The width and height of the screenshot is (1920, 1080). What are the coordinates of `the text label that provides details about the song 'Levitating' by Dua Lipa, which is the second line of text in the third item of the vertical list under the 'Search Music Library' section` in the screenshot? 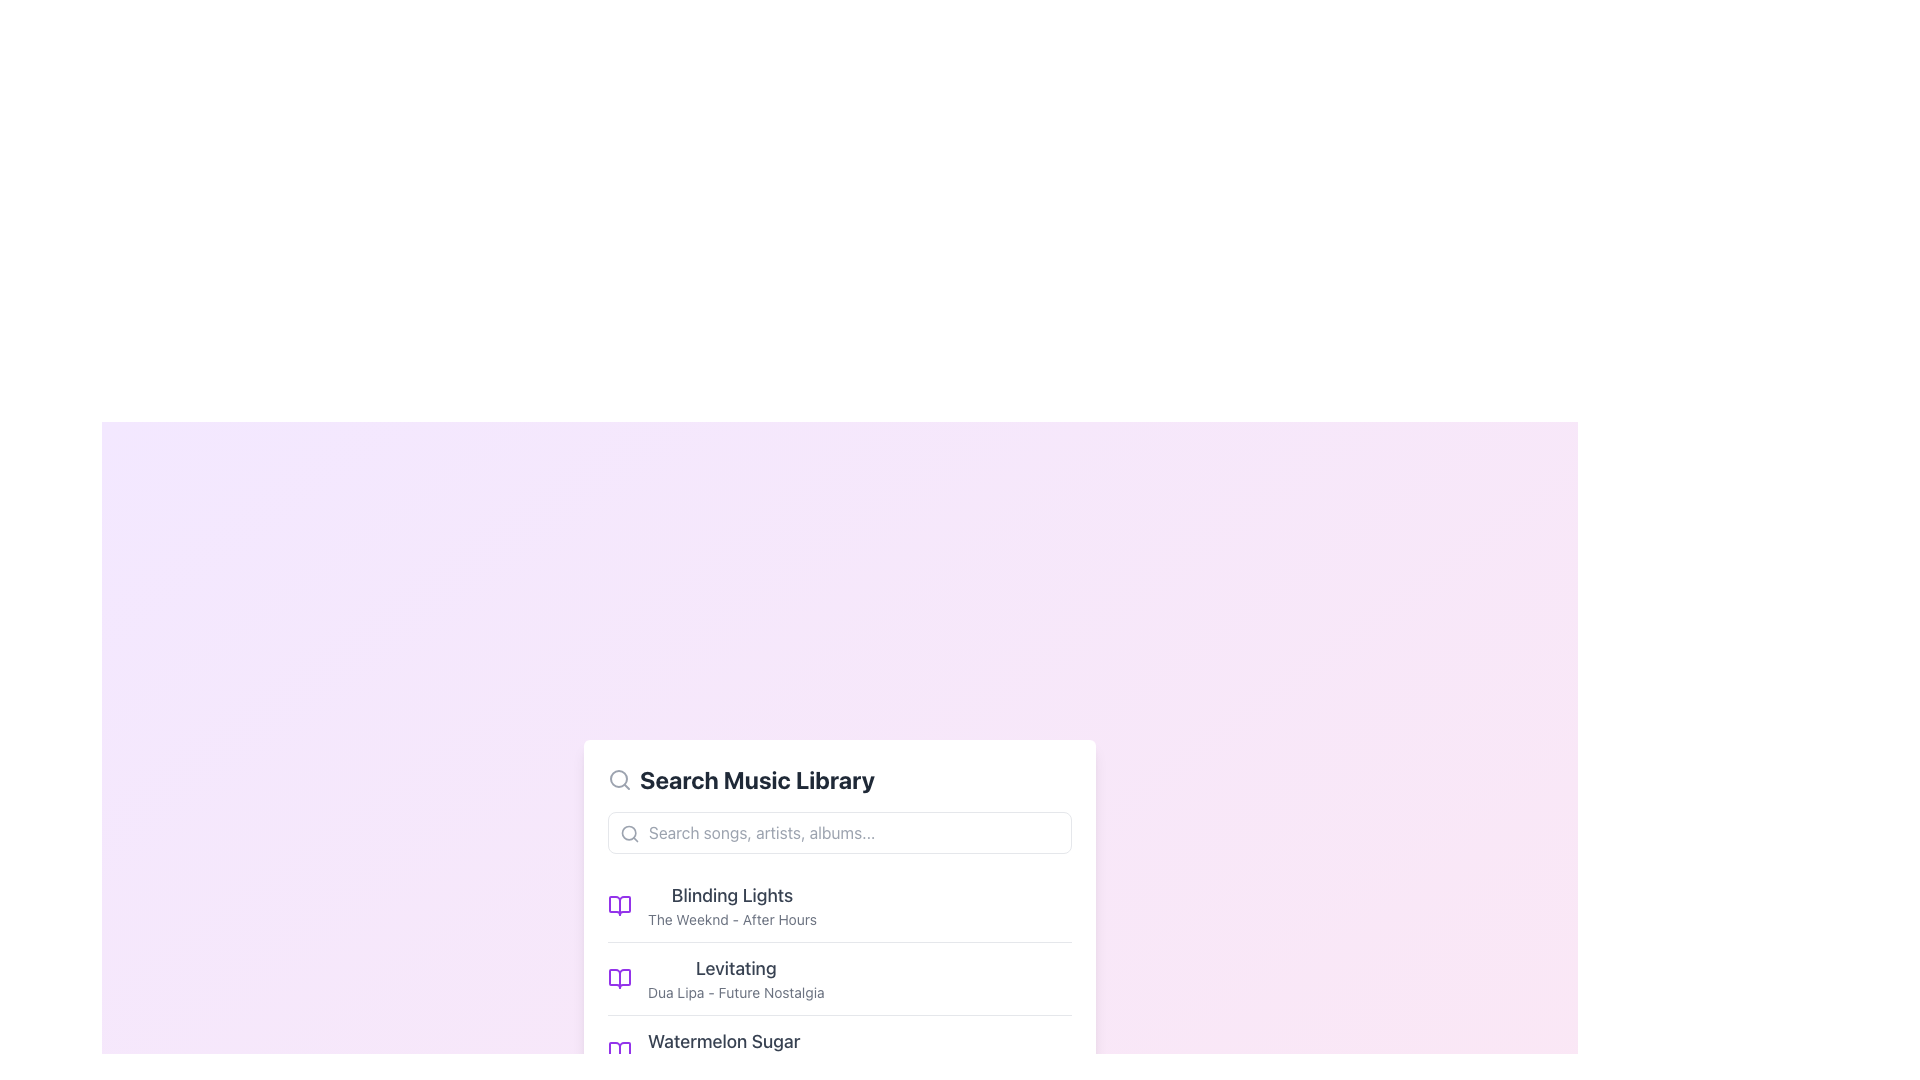 It's located at (735, 992).